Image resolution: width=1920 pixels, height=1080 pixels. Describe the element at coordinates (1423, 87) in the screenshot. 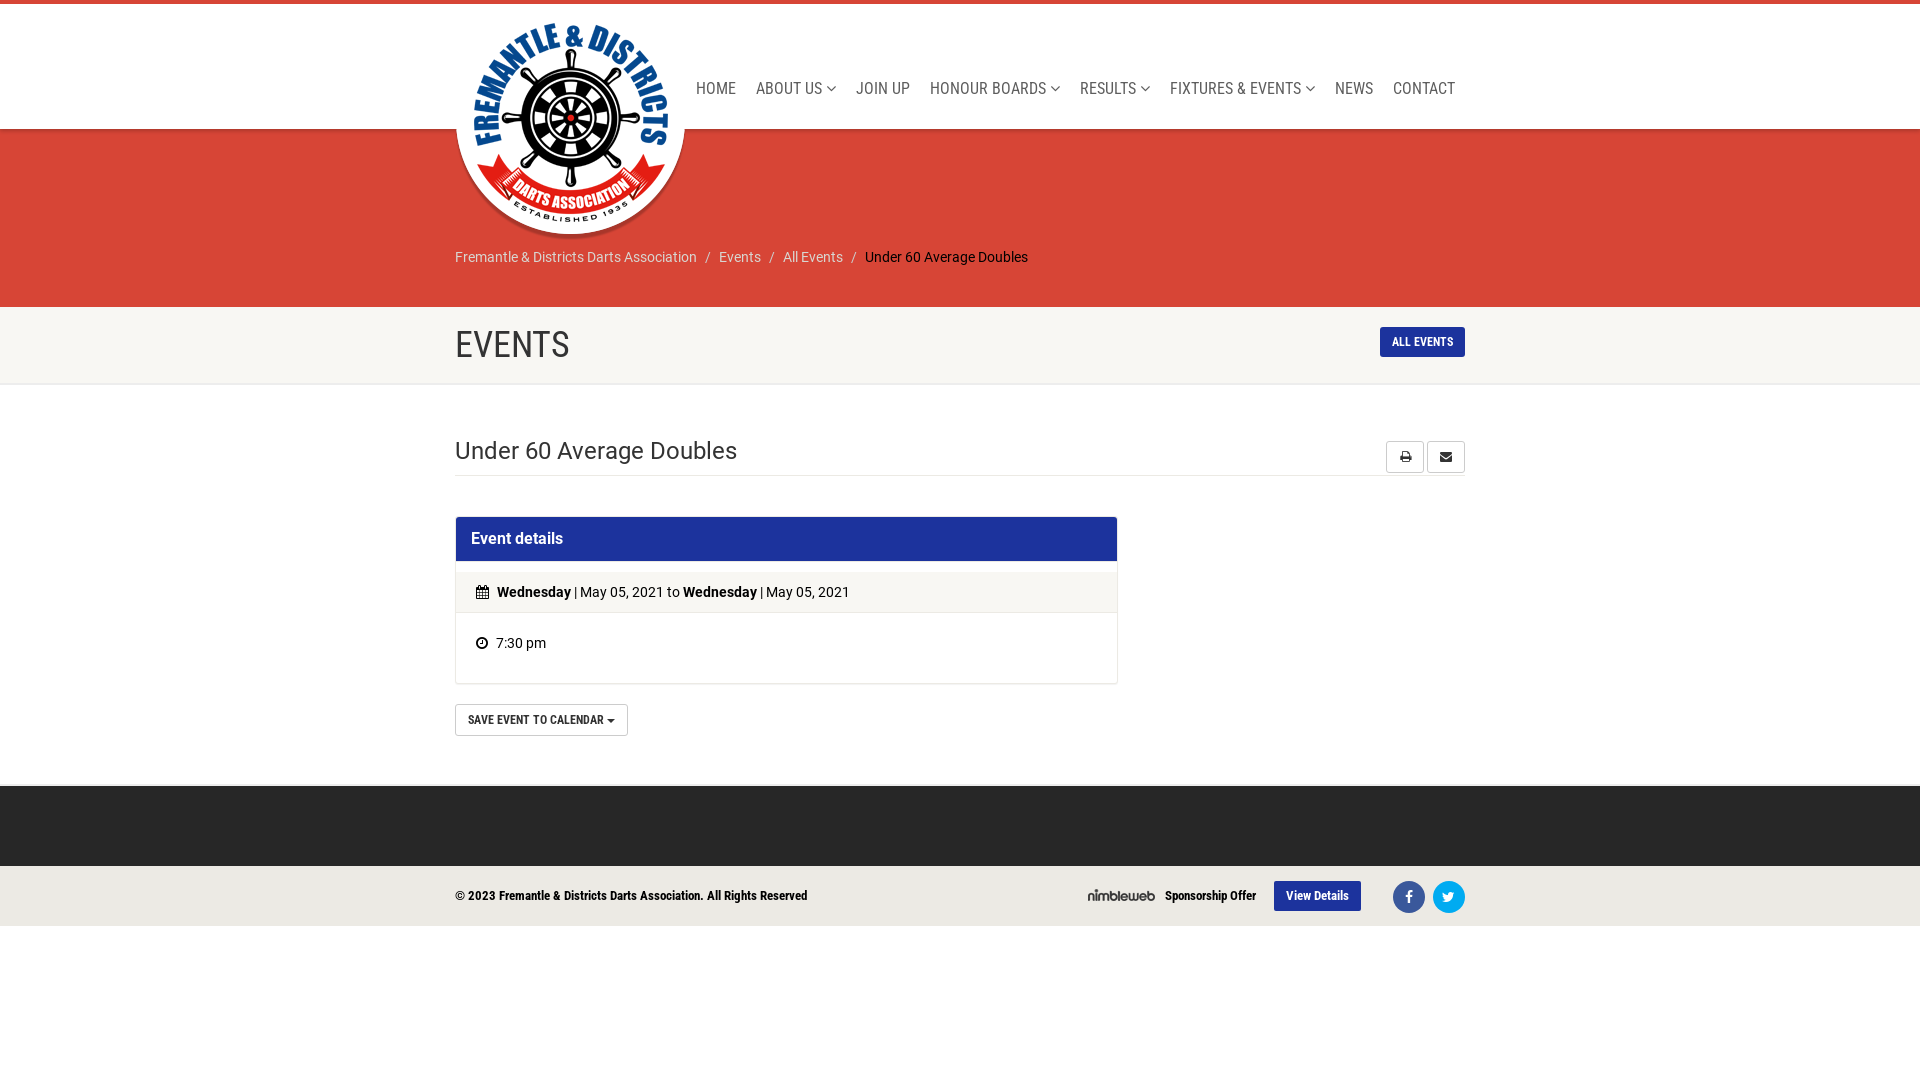

I see `'CONTACT'` at that location.